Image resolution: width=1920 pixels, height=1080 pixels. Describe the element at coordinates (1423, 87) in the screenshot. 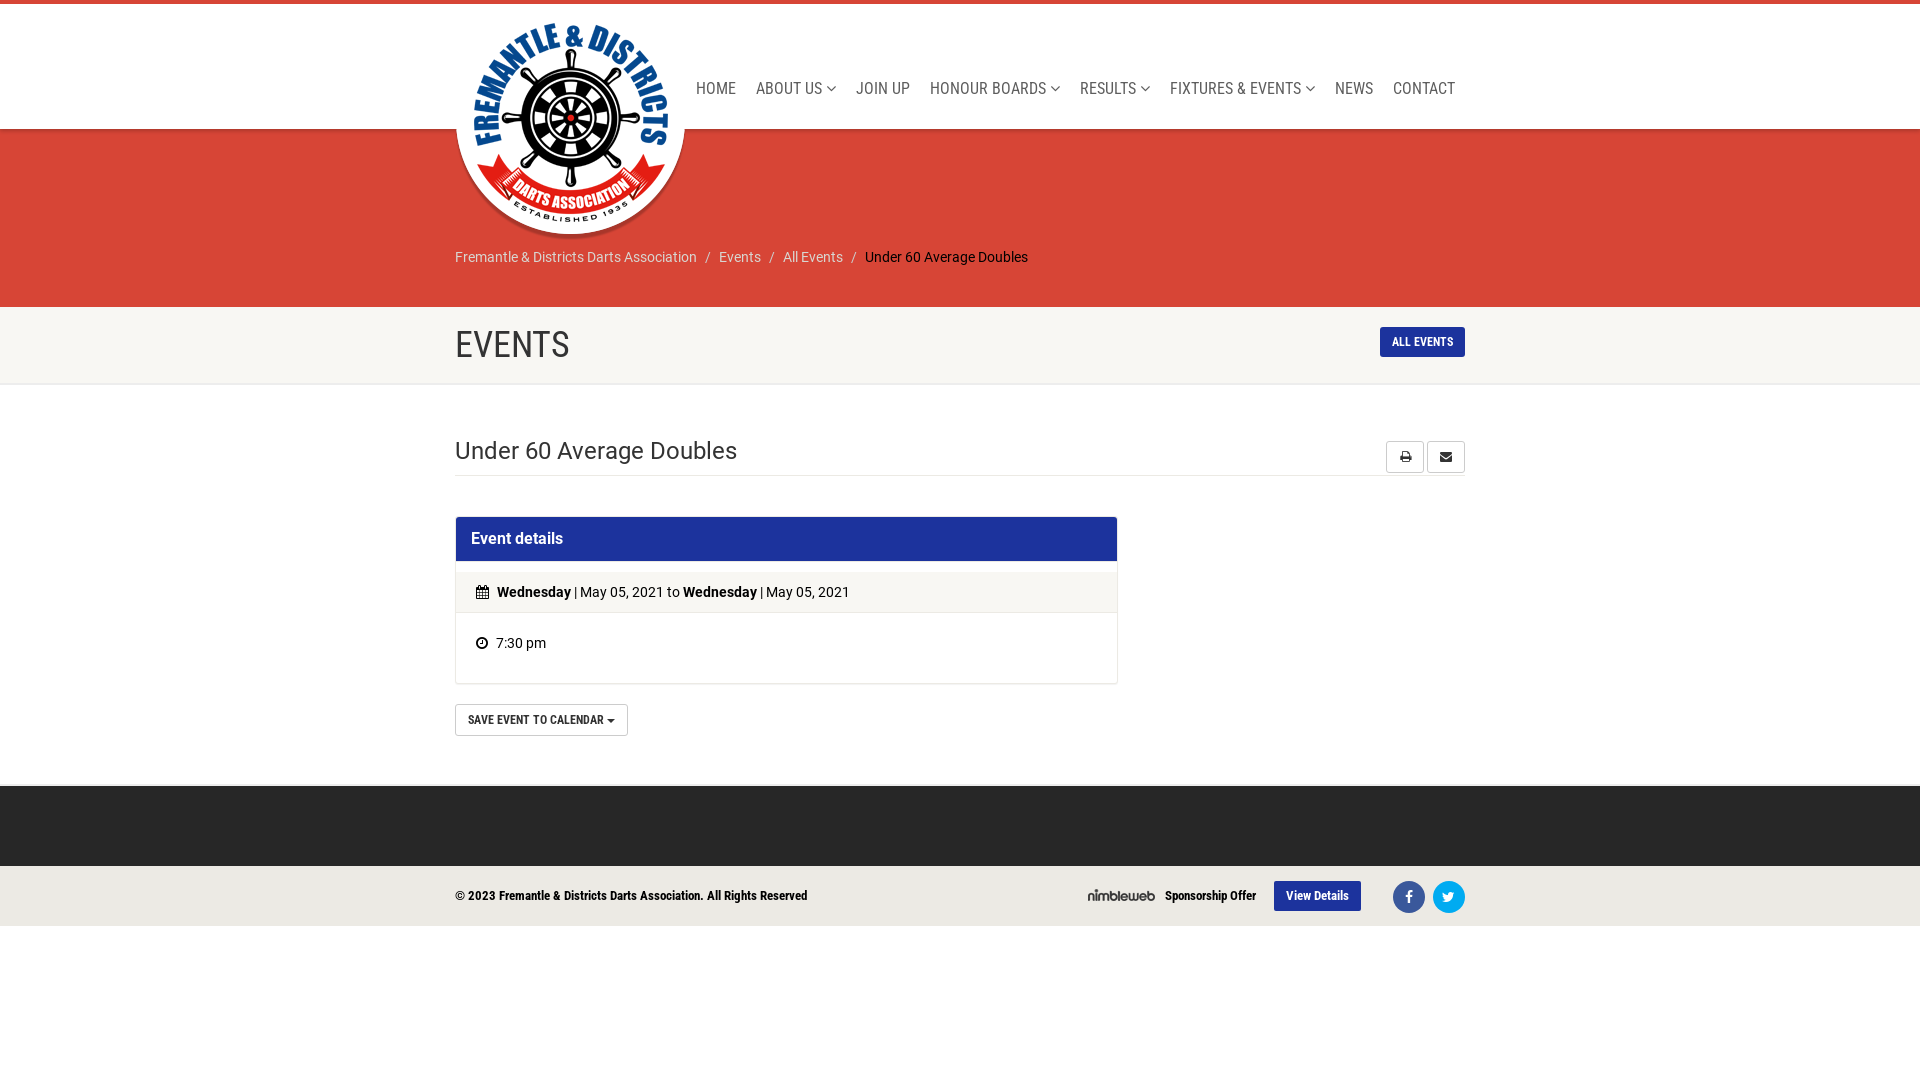

I see `'CONTACT'` at that location.